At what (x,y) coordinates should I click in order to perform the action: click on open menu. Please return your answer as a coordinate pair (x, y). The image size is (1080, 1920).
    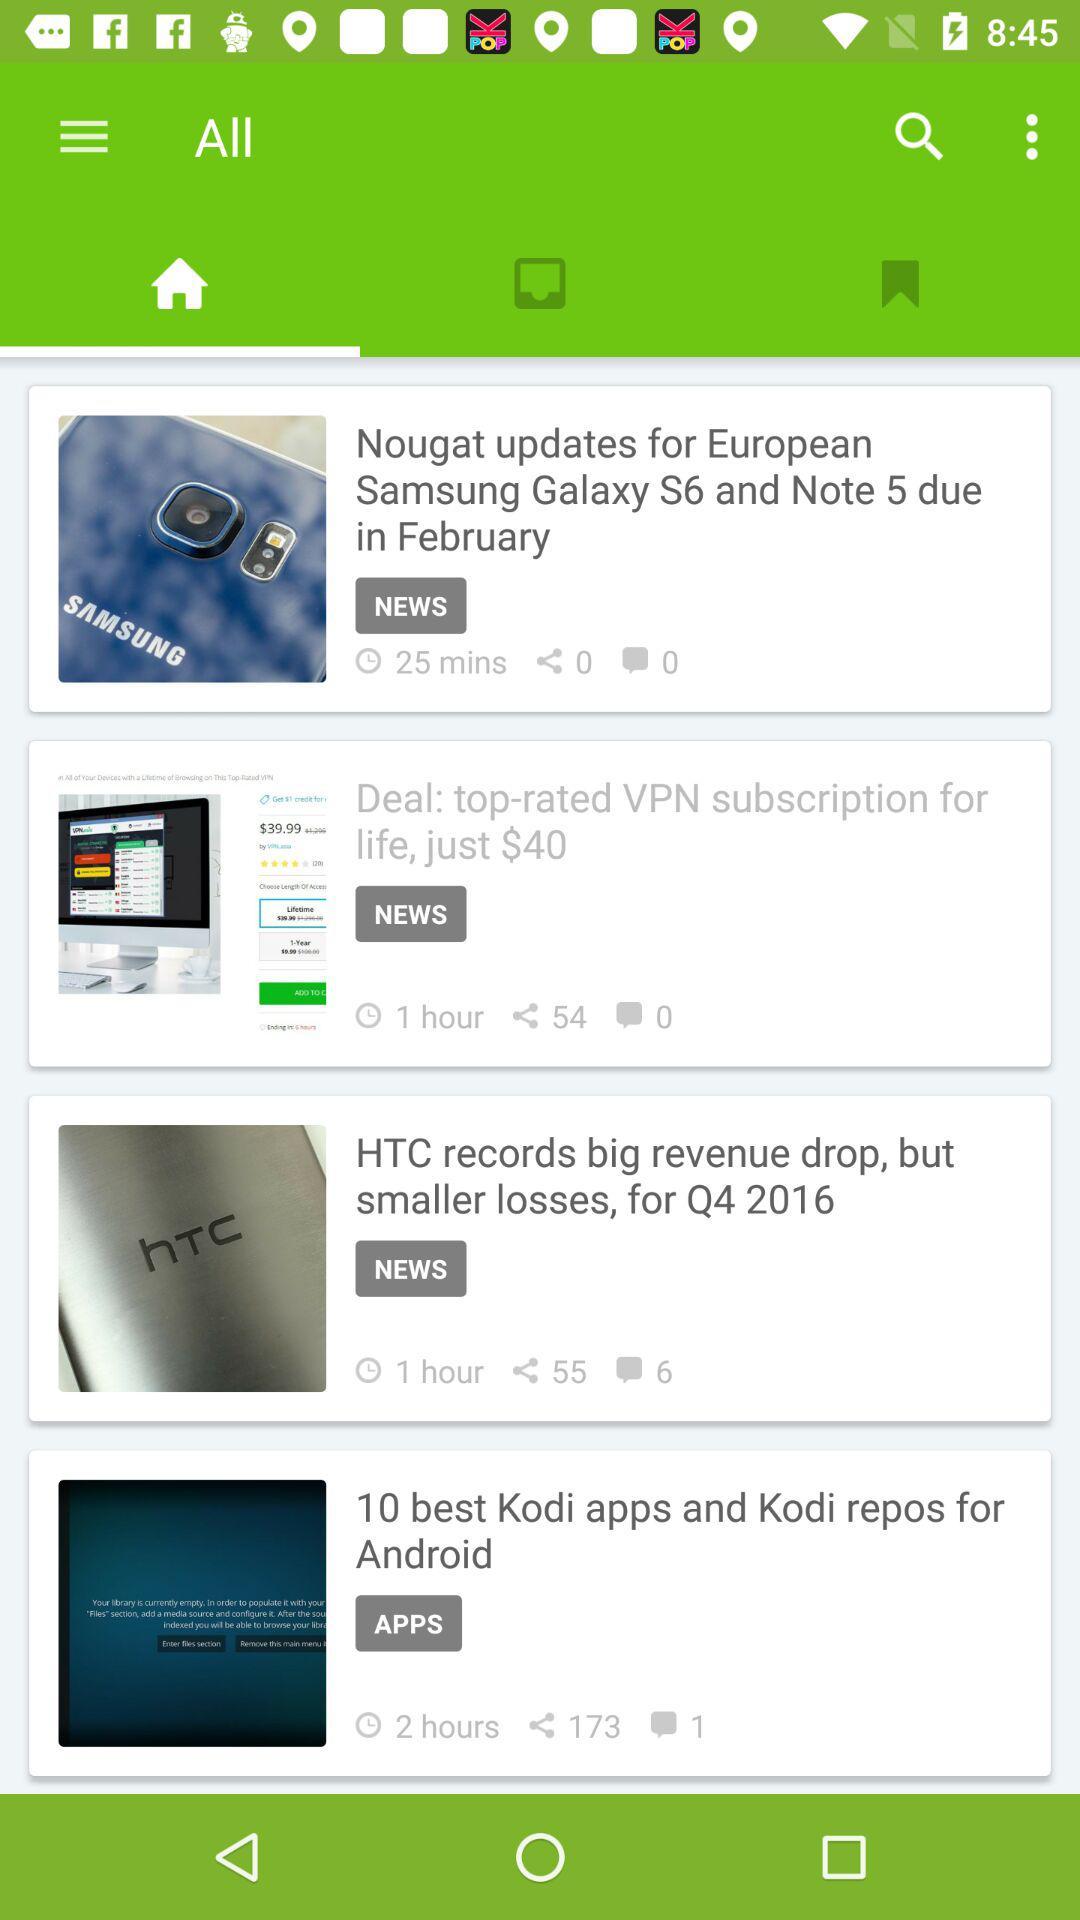
    Looking at the image, I should click on (83, 135).